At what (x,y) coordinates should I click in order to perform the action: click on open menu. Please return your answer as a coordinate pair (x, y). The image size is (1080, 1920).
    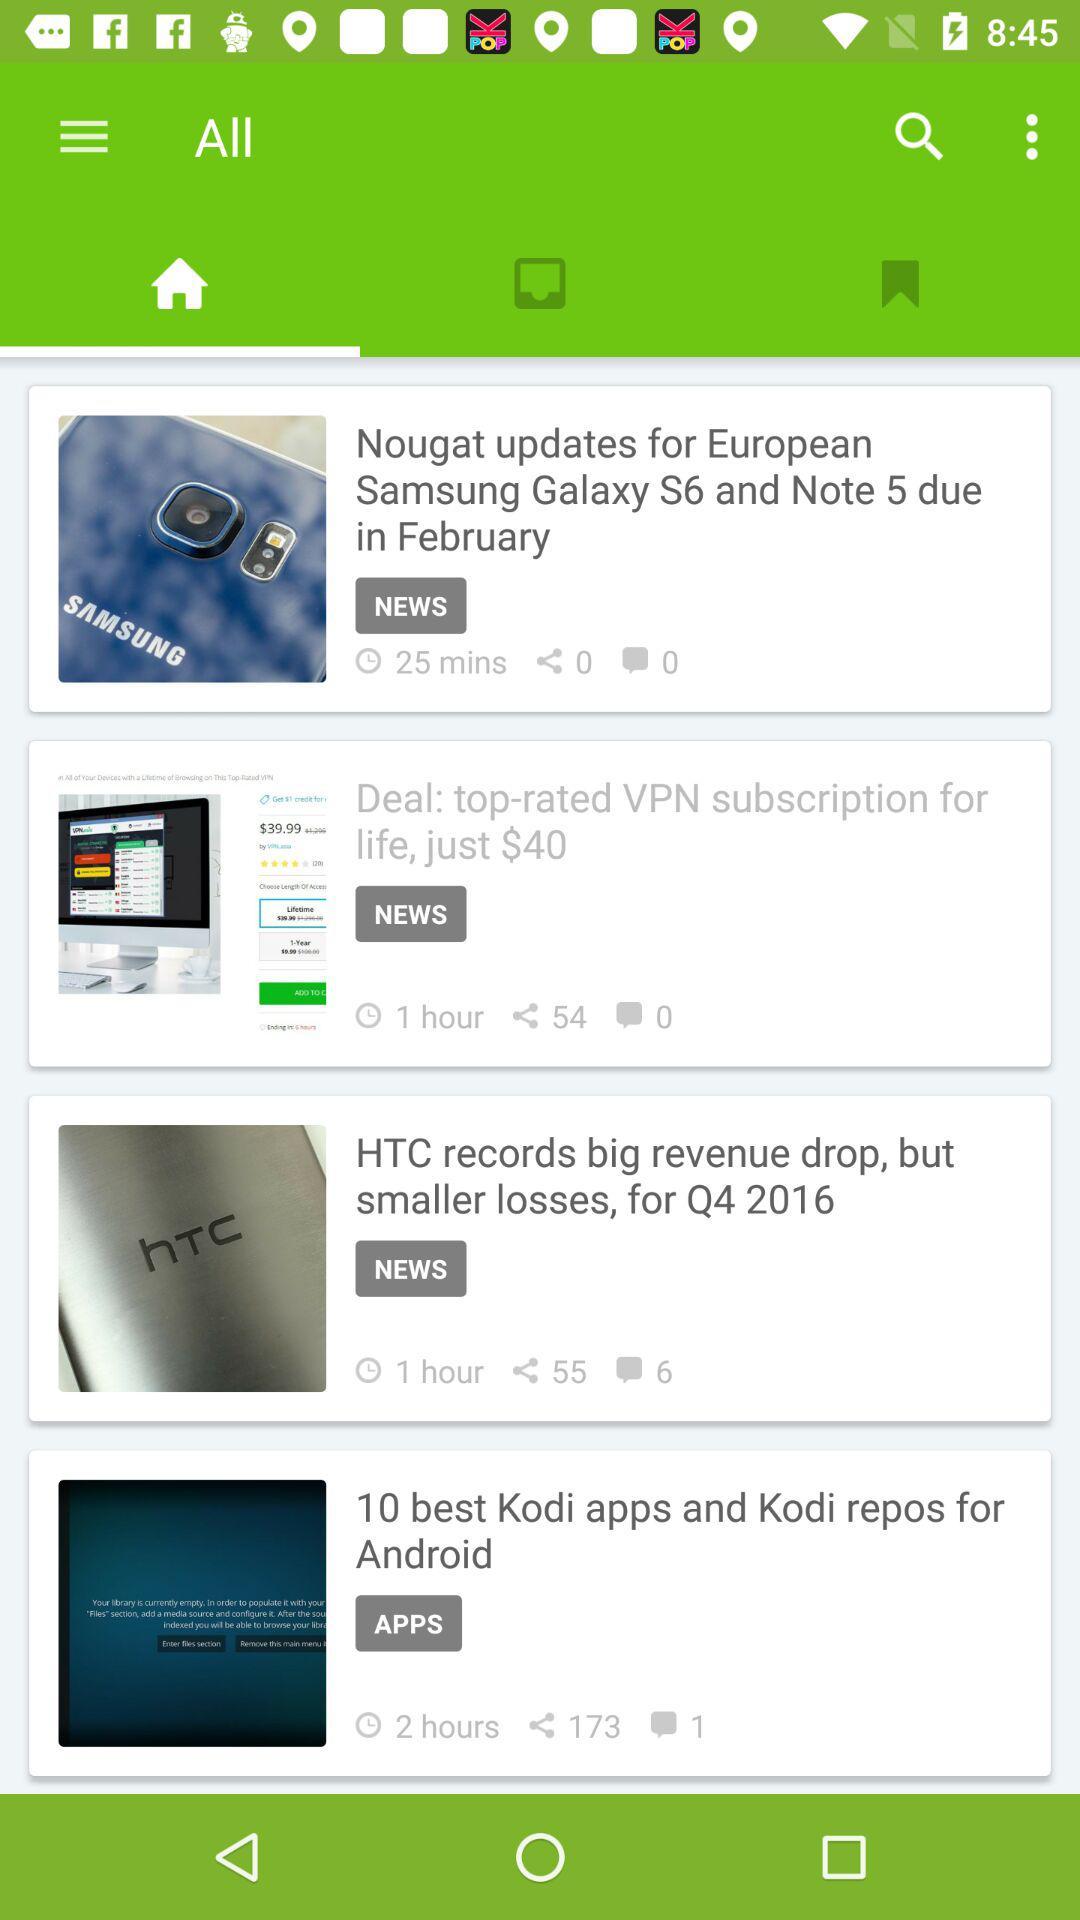
    Looking at the image, I should click on (83, 135).